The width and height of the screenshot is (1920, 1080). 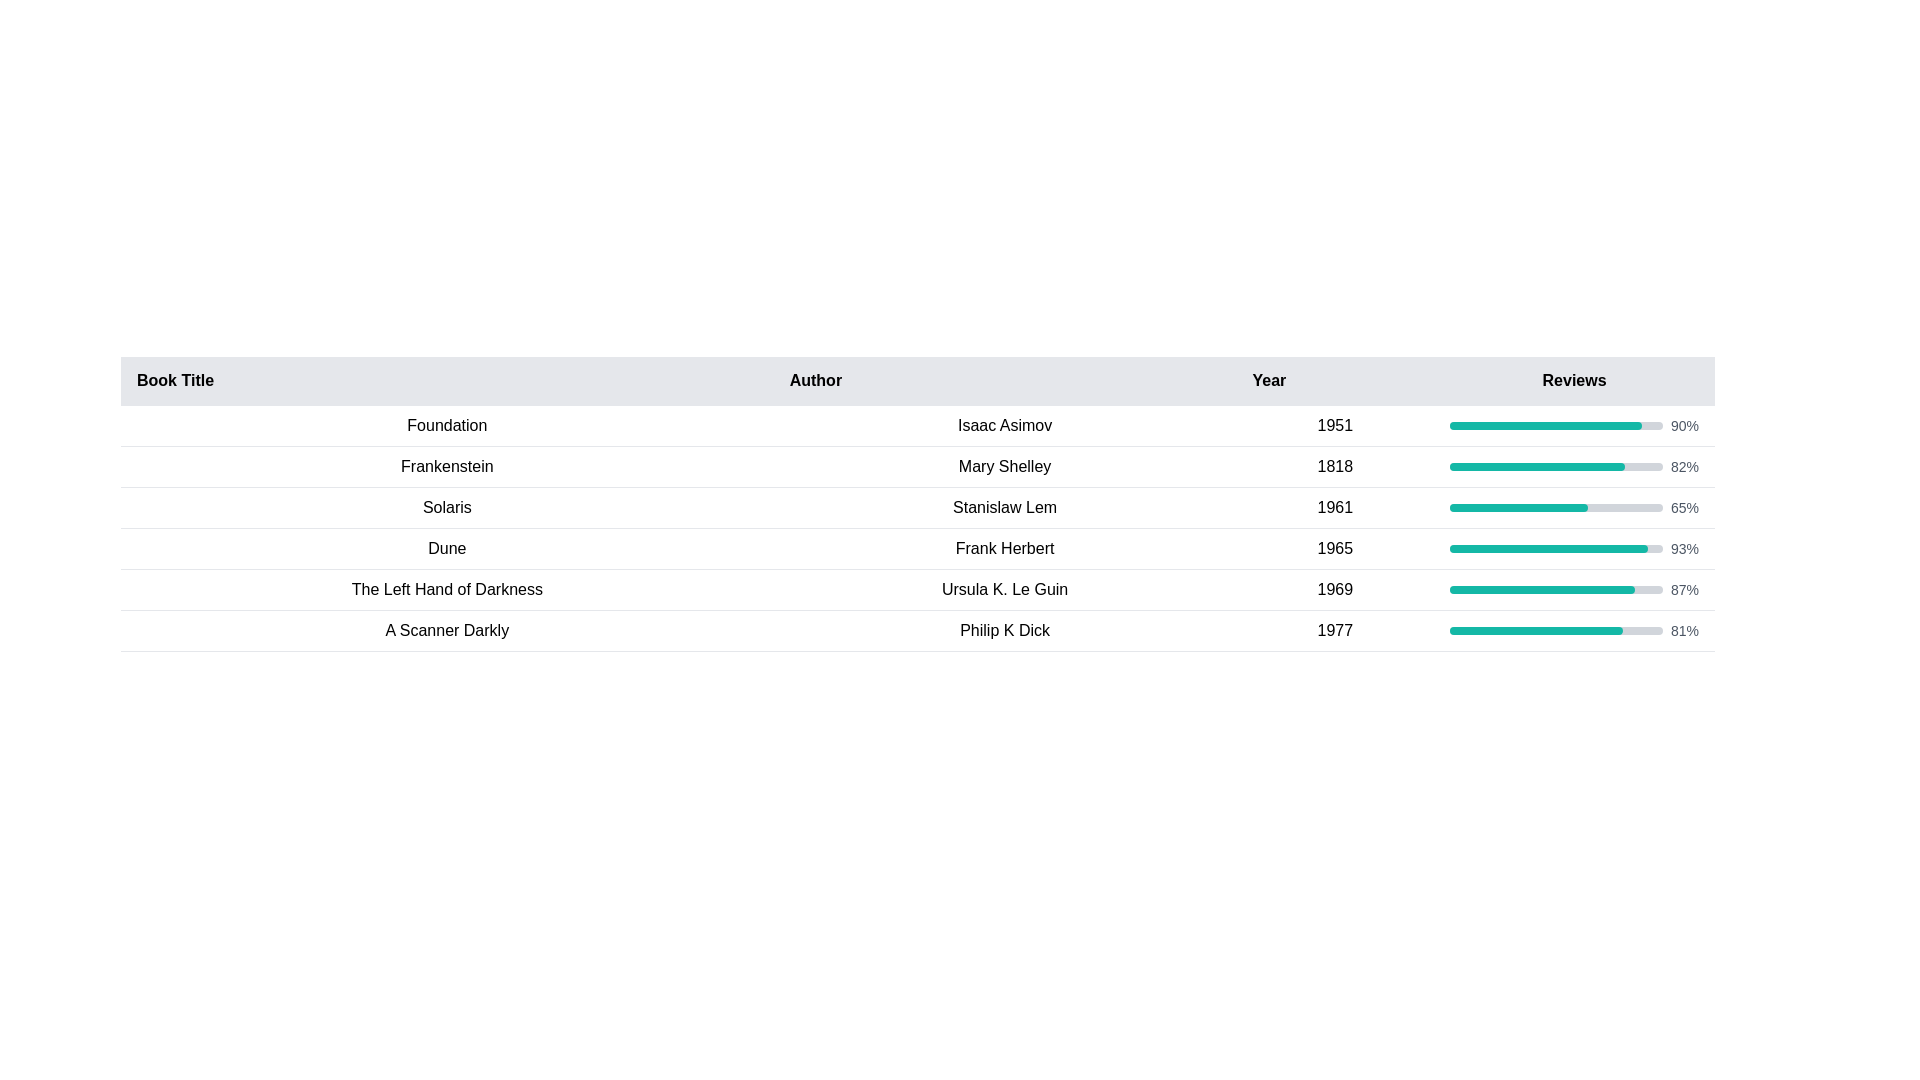 I want to click on the static text displaying the percentage value (81%) for the reviews of the book 'A Scanner Darkly', located in the 'Reviews' column to the right of the progress bar, so click(x=1683, y=631).